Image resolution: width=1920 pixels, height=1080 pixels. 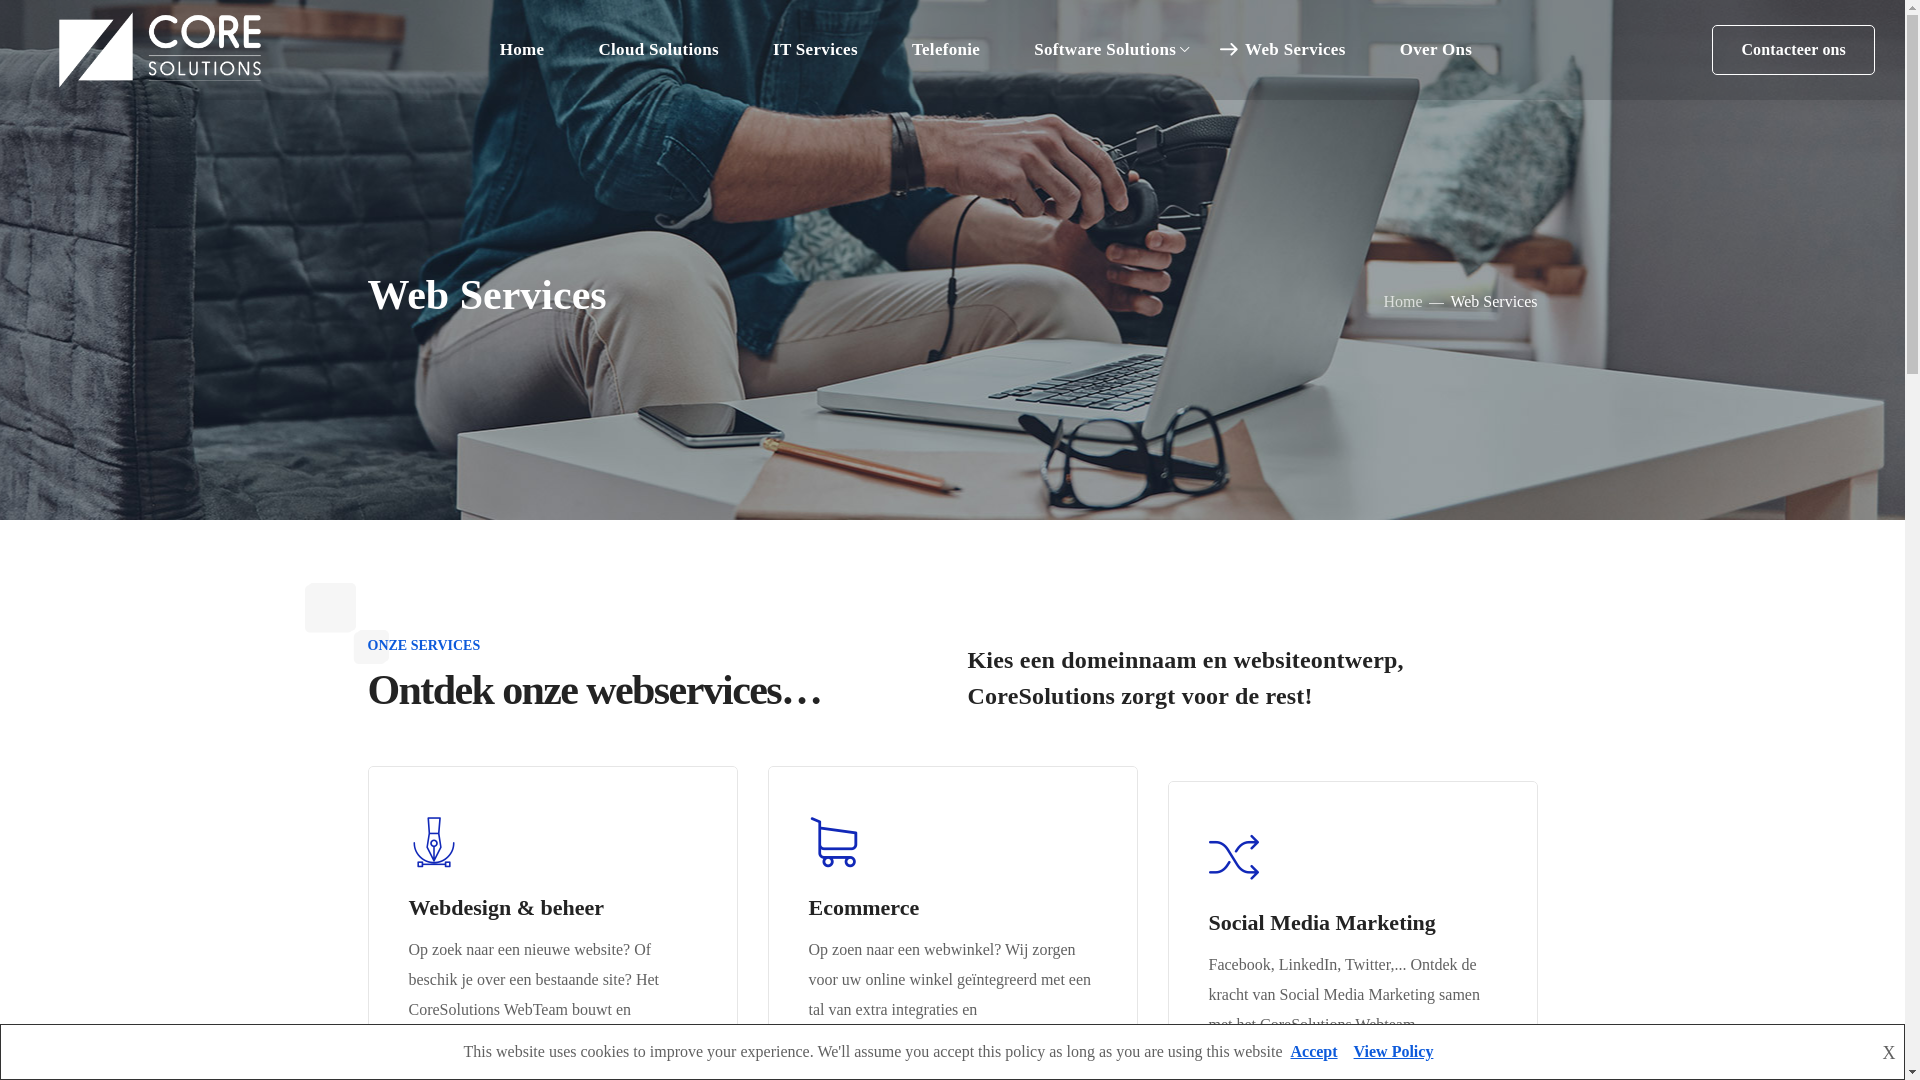 What do you see at coordinates (815, 49) in the screenshot?
I see `'IT Services'` at bounding box center [815, 49].